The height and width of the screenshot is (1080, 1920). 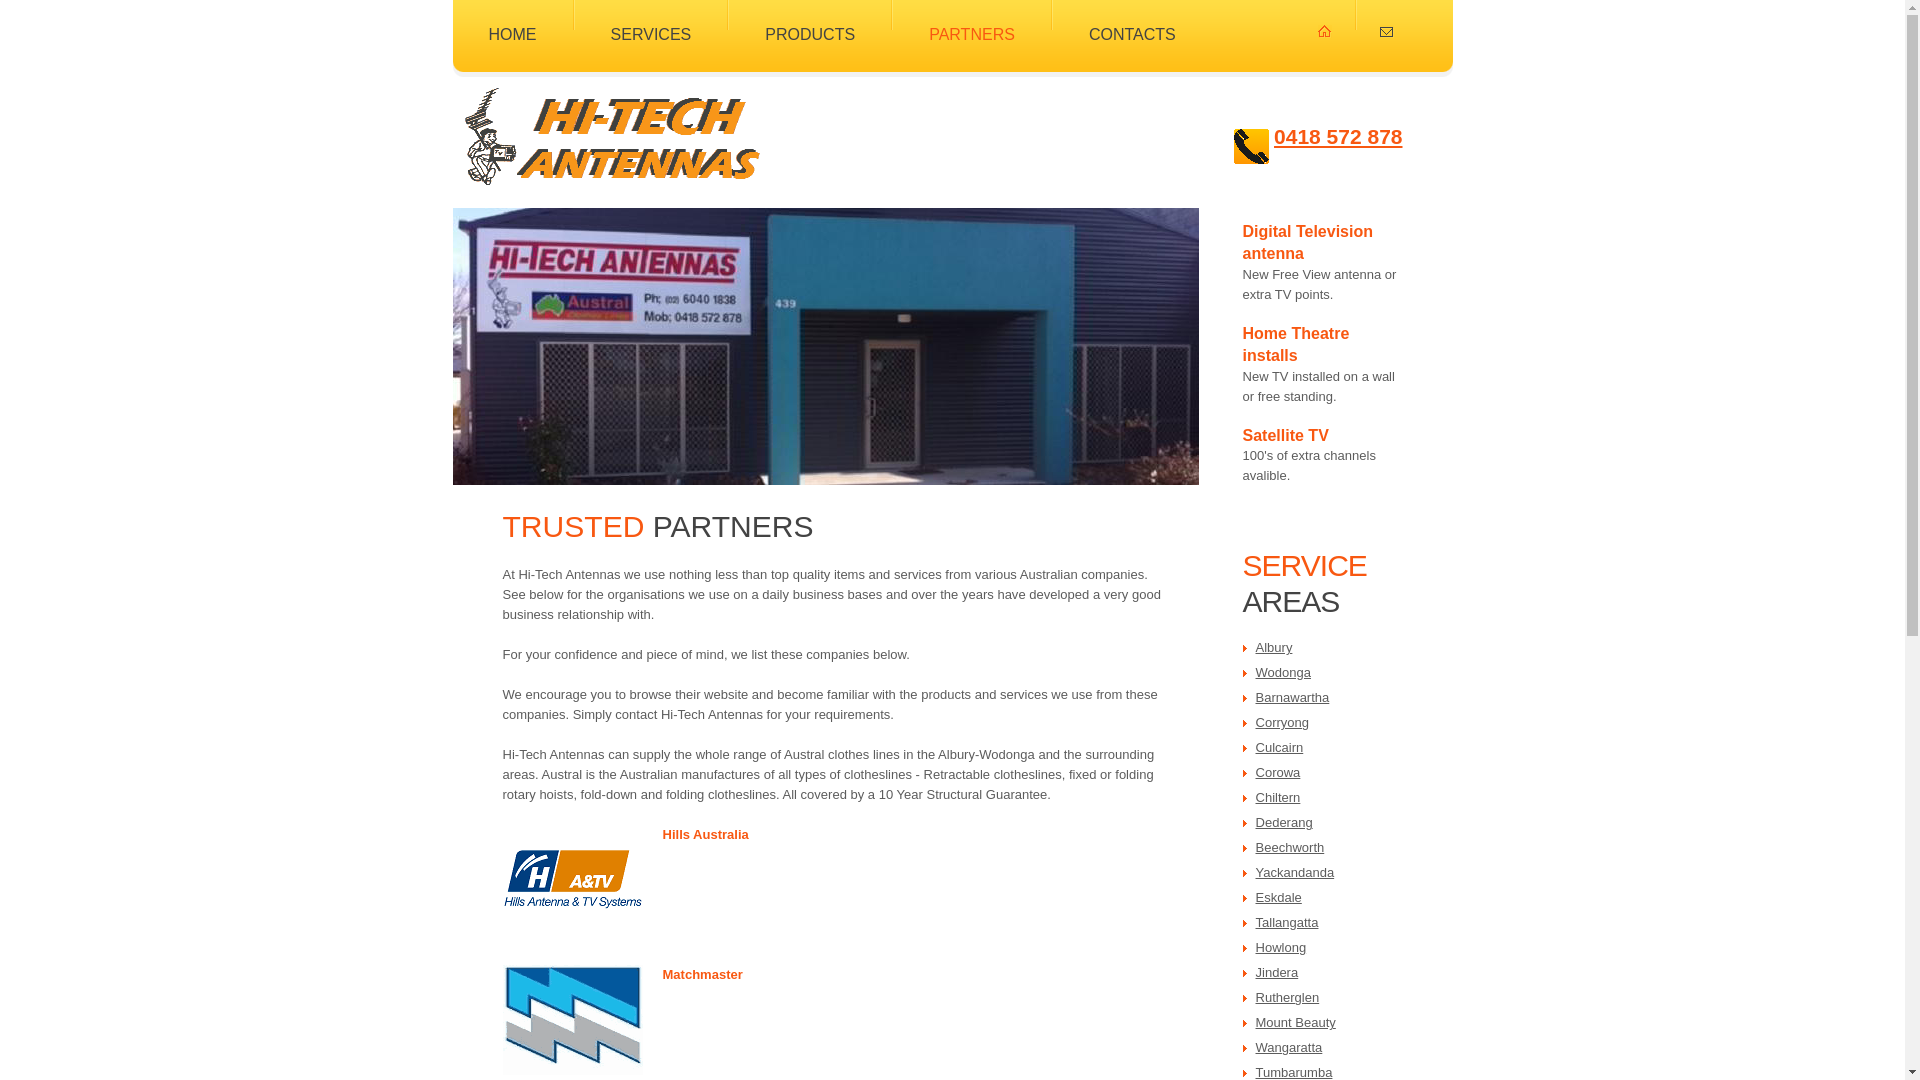 What do you see at coordinates (1273, 647) in the screenshot?
I see `'Albury'` at bounding box center [1273, 647].